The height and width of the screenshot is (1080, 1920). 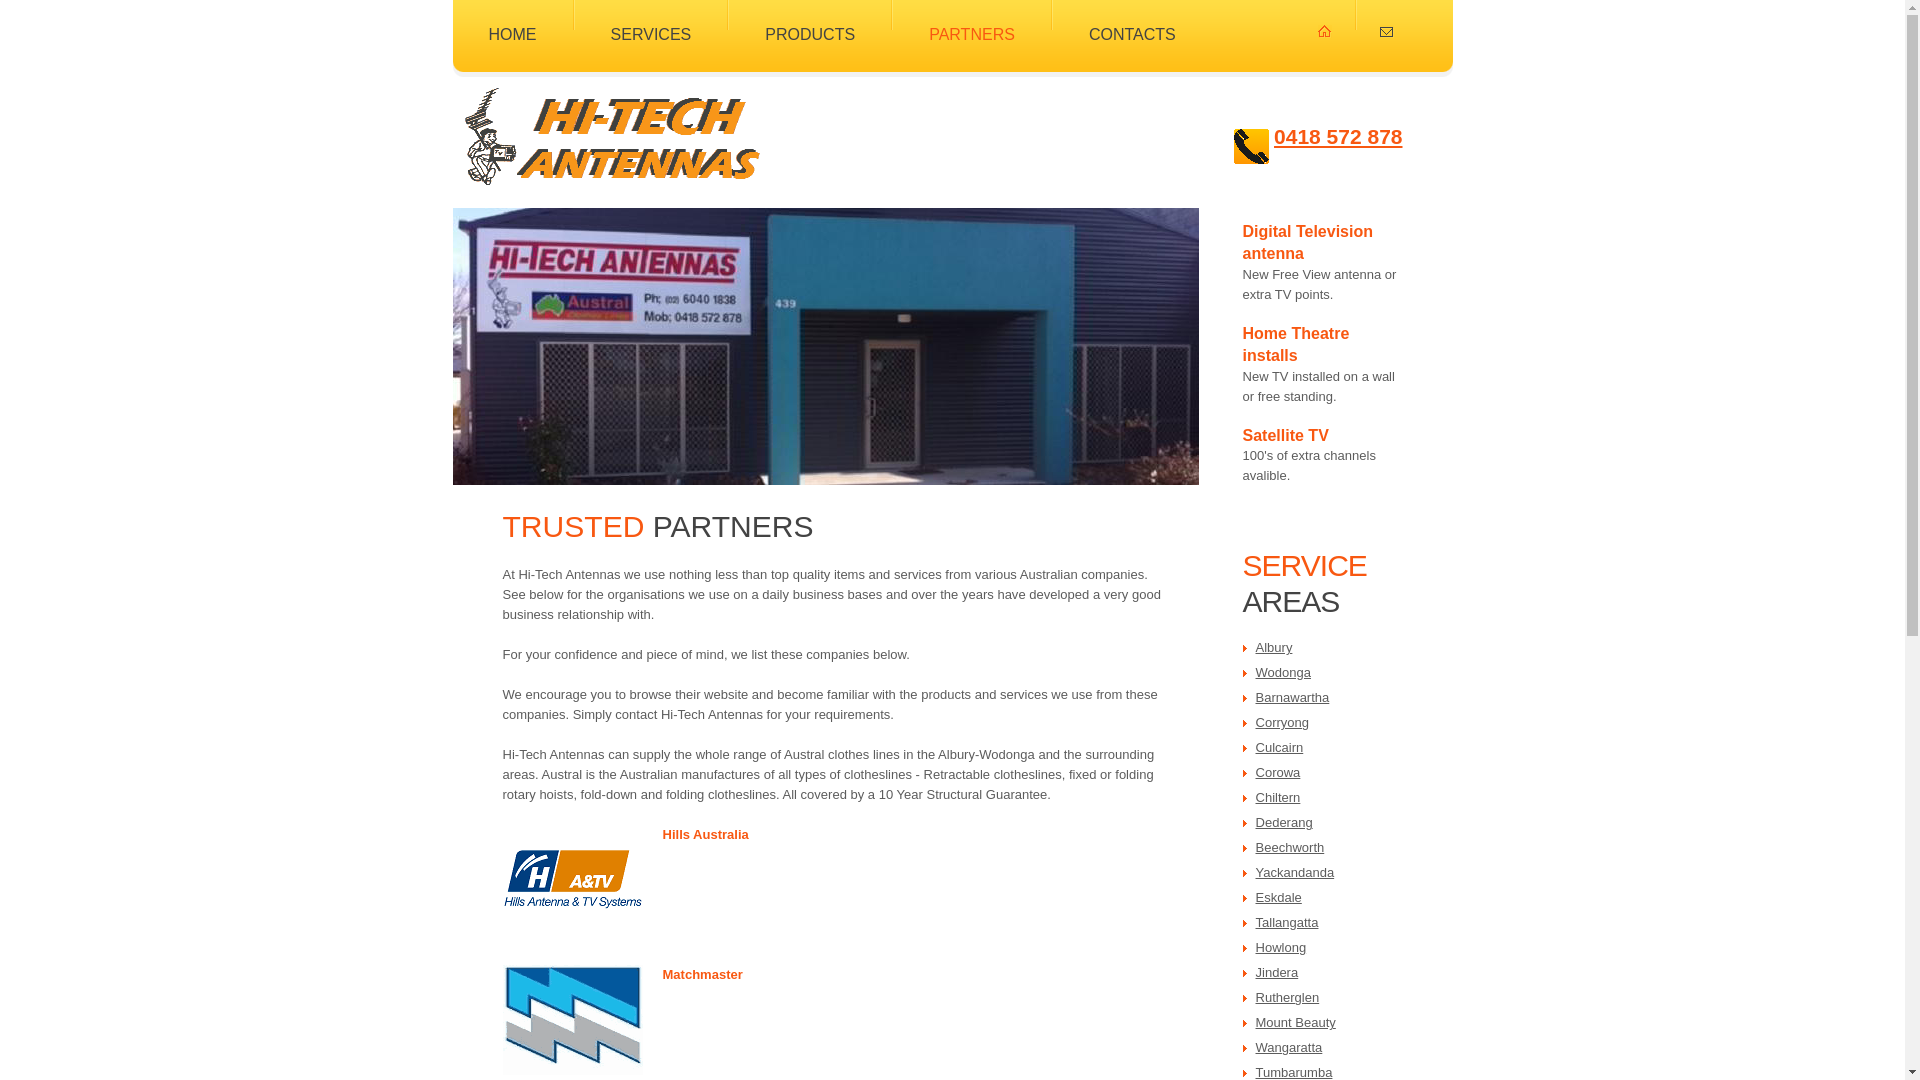 What do you see at coordinates (1273, 647) in the screenshot?
I see `'Albury'` at bounding box center [1273, 647].